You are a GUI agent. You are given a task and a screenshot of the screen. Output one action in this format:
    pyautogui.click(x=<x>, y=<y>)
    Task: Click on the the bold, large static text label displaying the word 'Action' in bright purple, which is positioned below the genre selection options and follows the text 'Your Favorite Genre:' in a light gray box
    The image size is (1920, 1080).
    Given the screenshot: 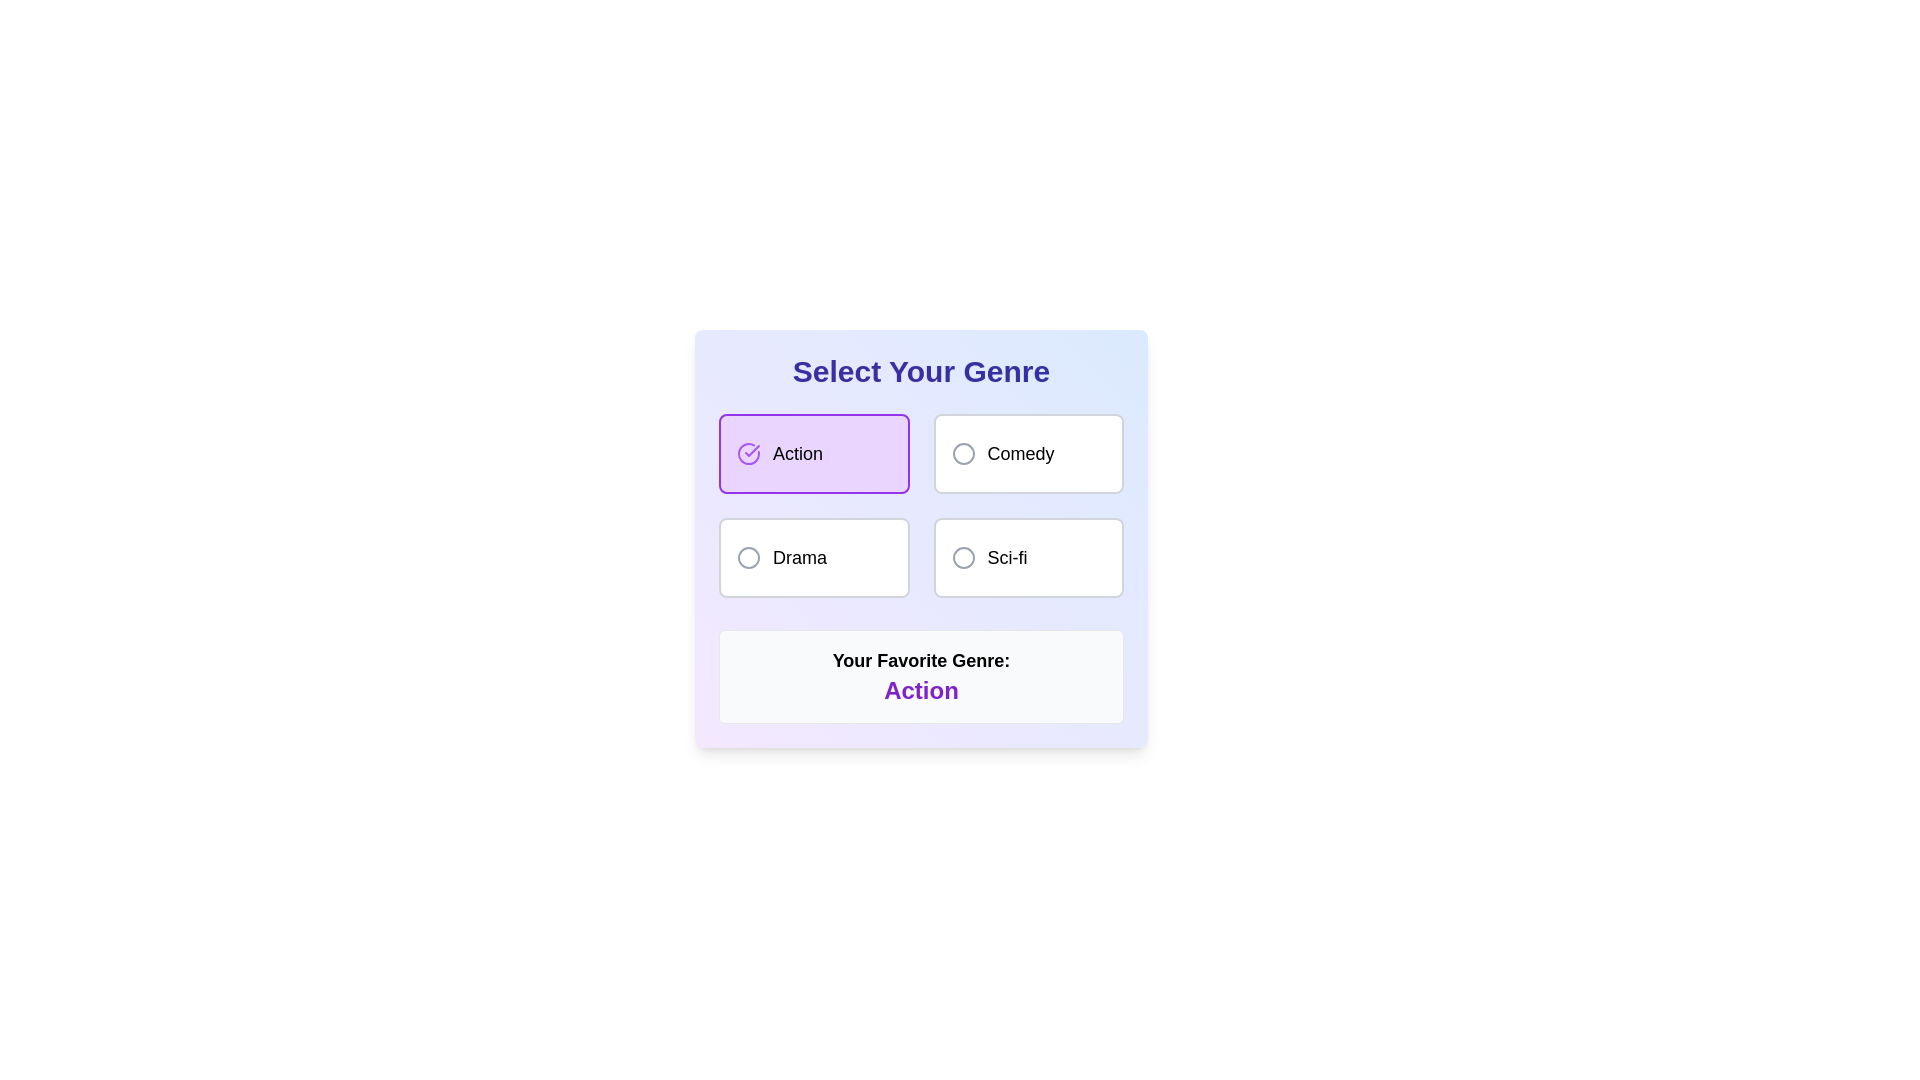 What is the action you would take?
    pyautogui.click(x=920, y=689)
    